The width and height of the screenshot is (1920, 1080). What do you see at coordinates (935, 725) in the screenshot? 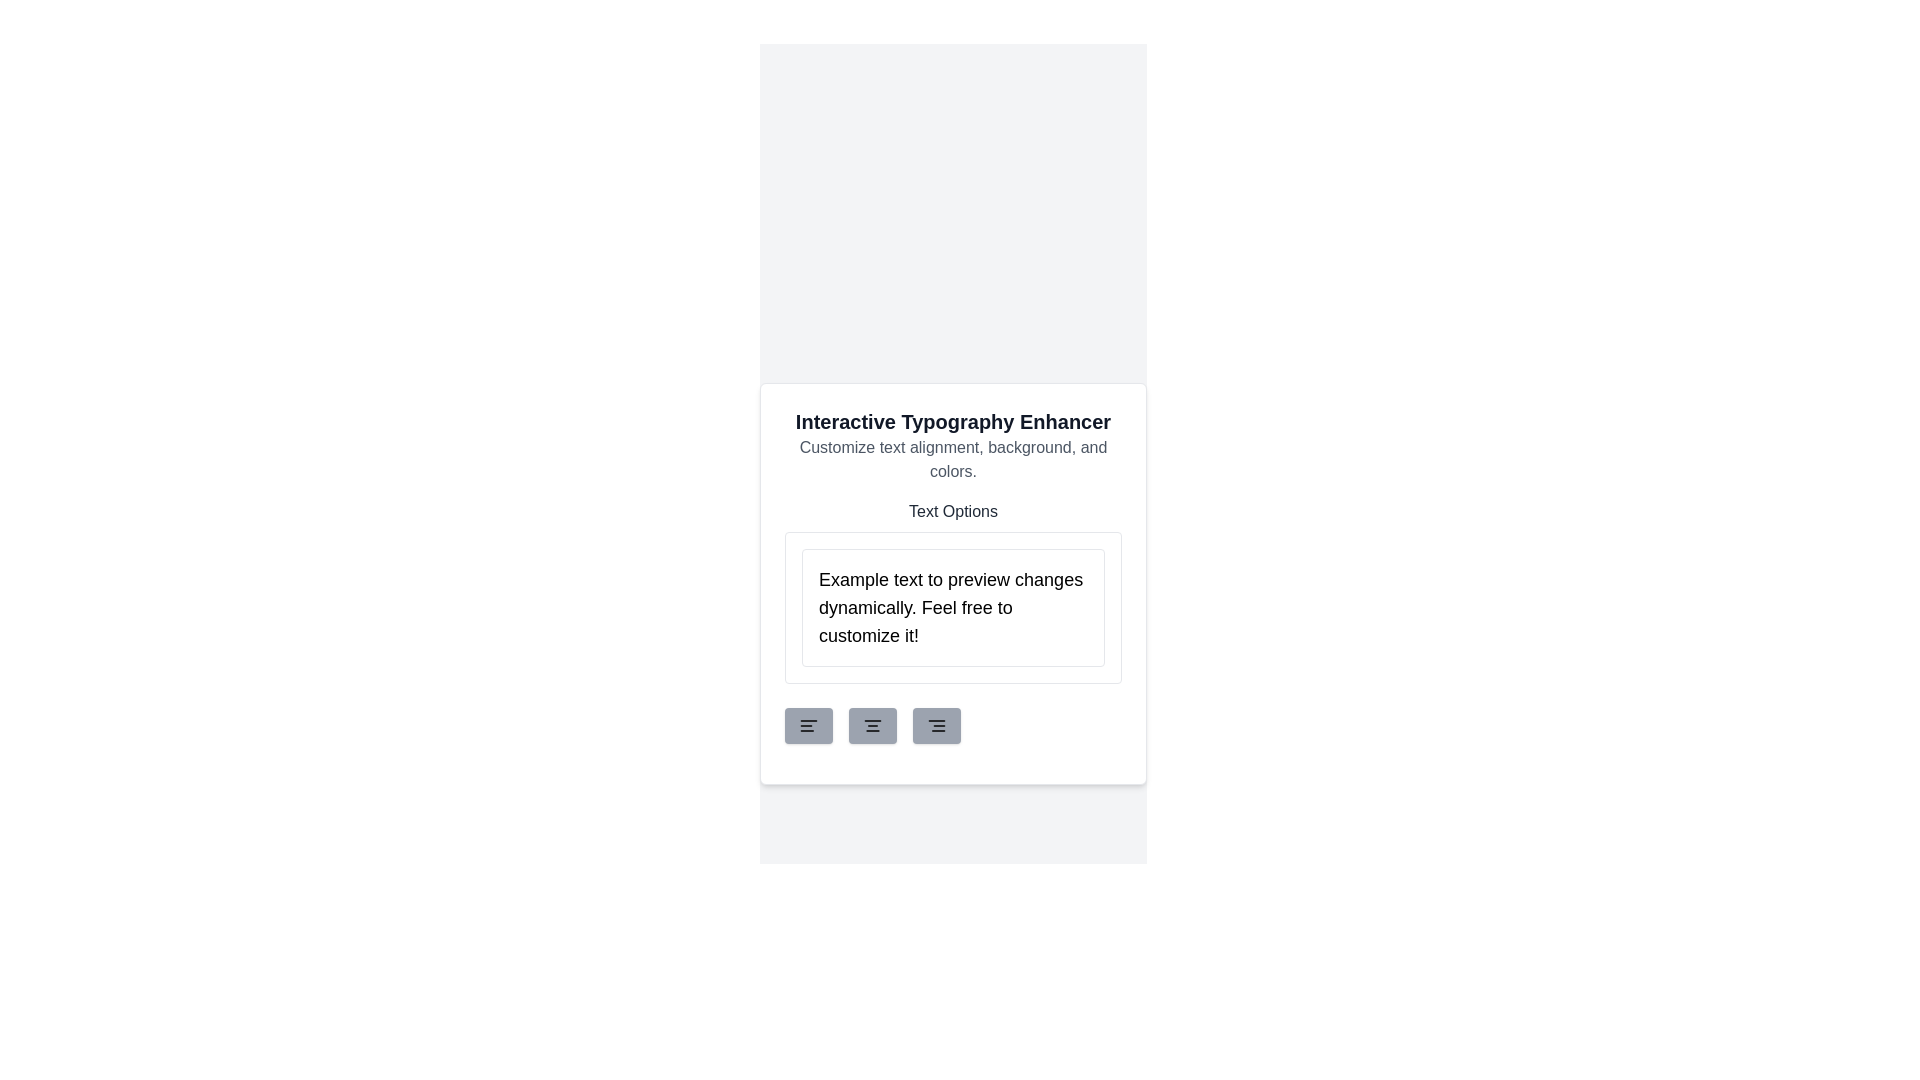
I see `the third button from the left in the row of text alignment options at the bottom section of the Interactive Typography Enhancer interface` at bounding box center [935, 725].